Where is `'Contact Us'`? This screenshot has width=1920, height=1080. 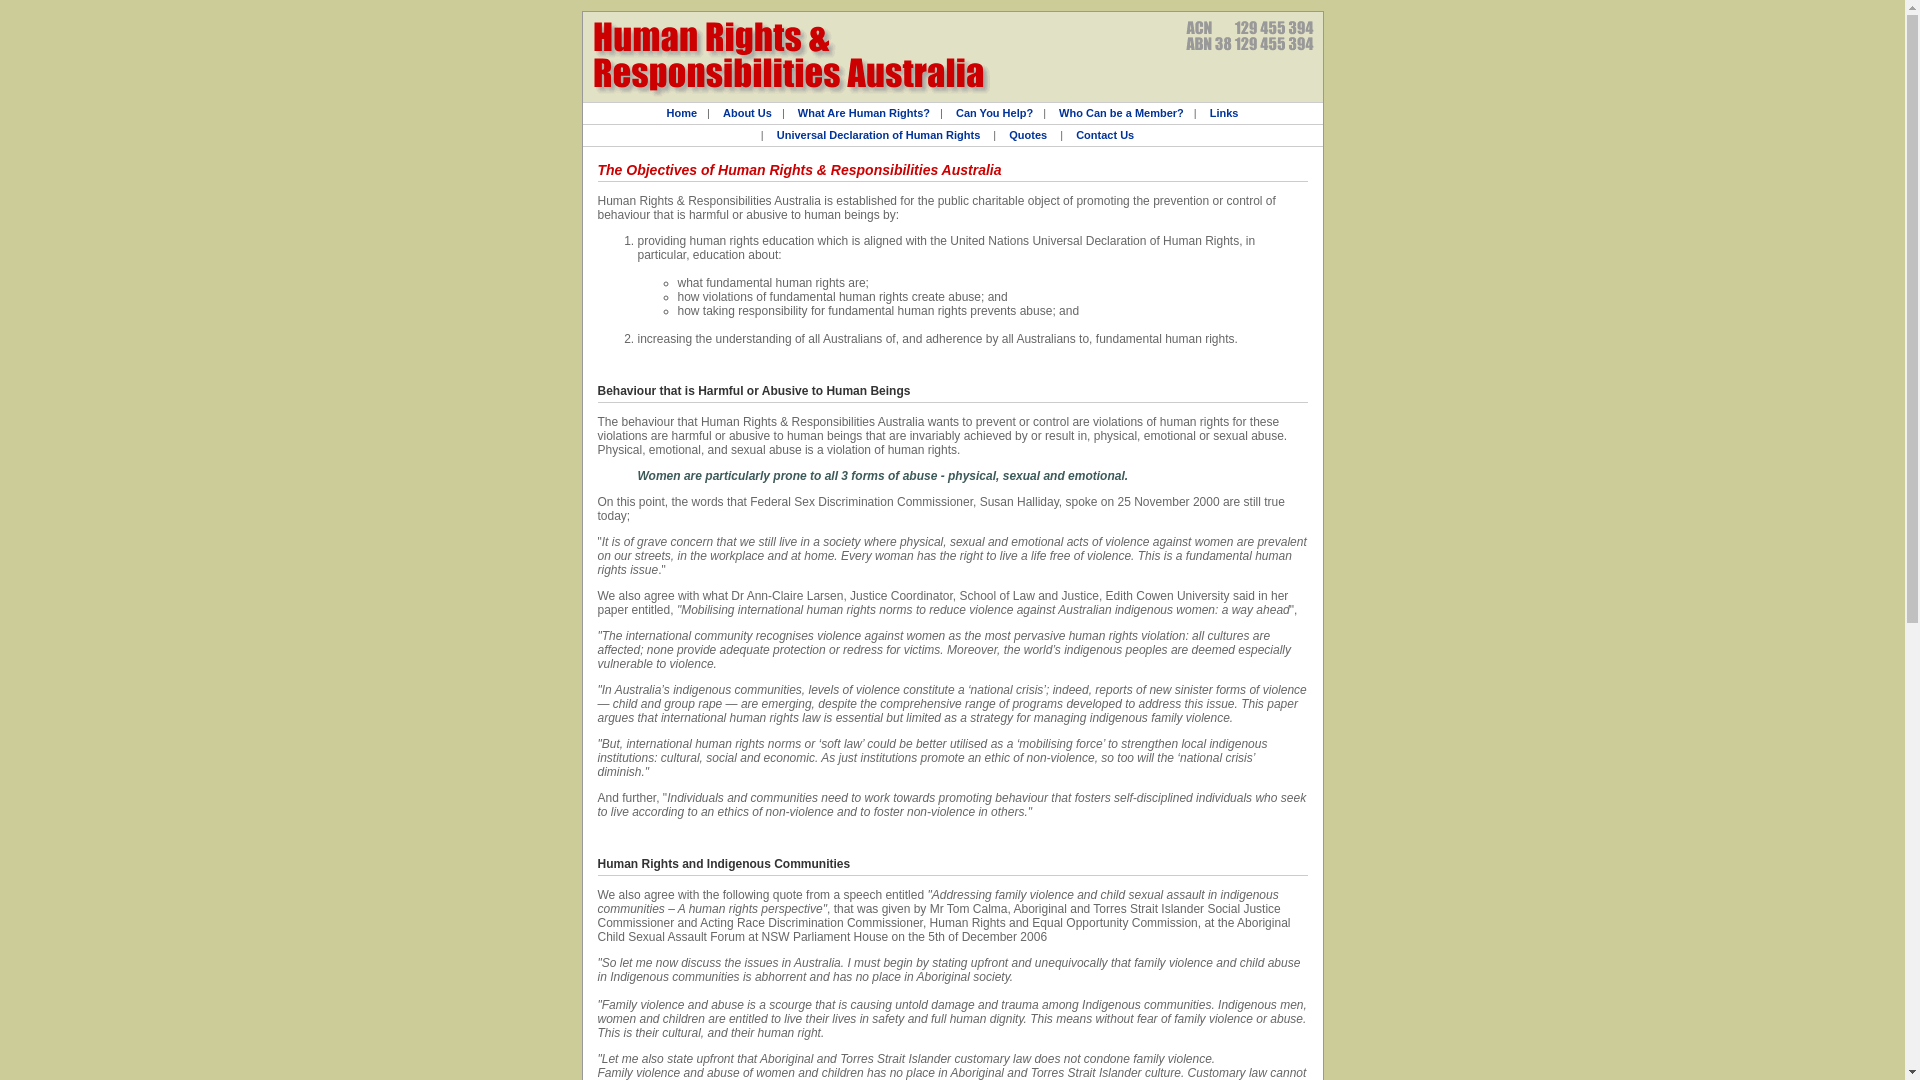 'Contact Us' is located at coordinates (1103, 135).